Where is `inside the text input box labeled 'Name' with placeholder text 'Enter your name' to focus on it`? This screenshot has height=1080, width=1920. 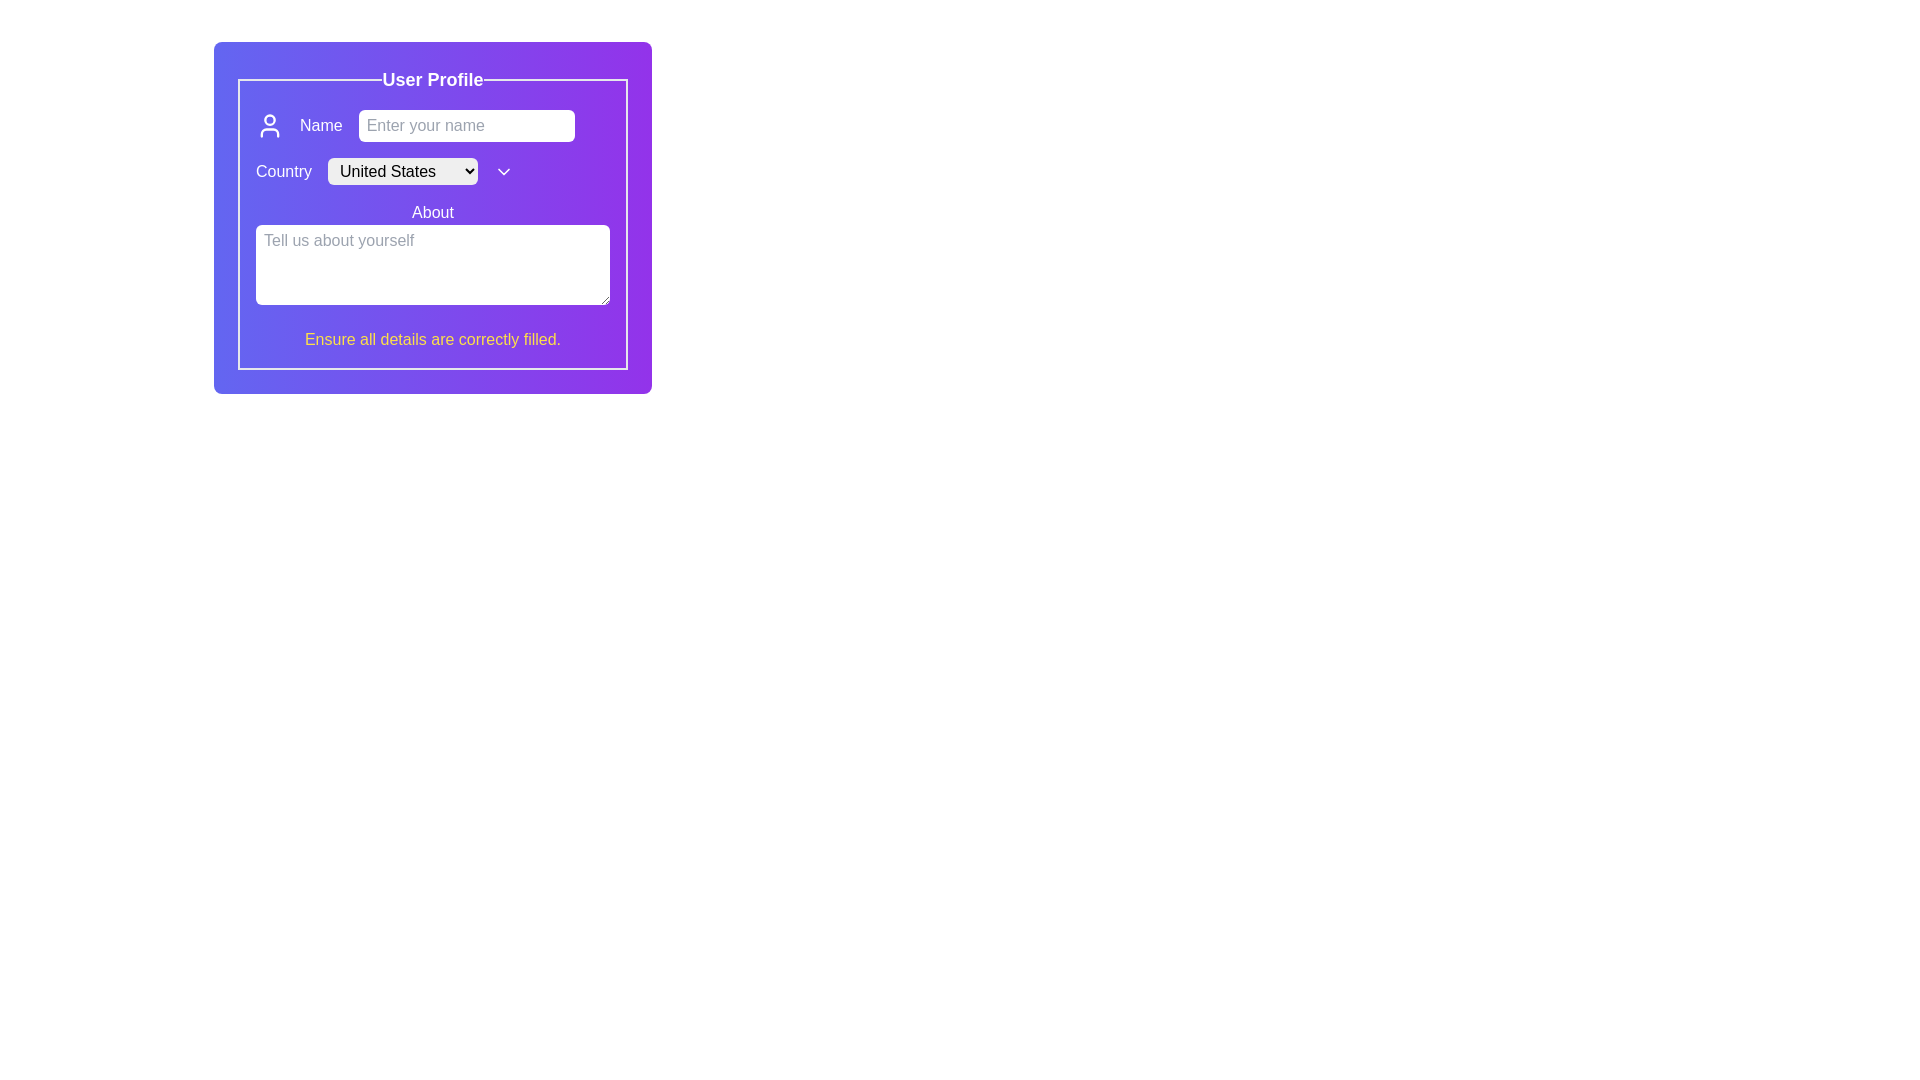 inside the text input box labeled 'Name' with placeholder text 'Enter your name' to focus on it is located at coordinates (431, 126).